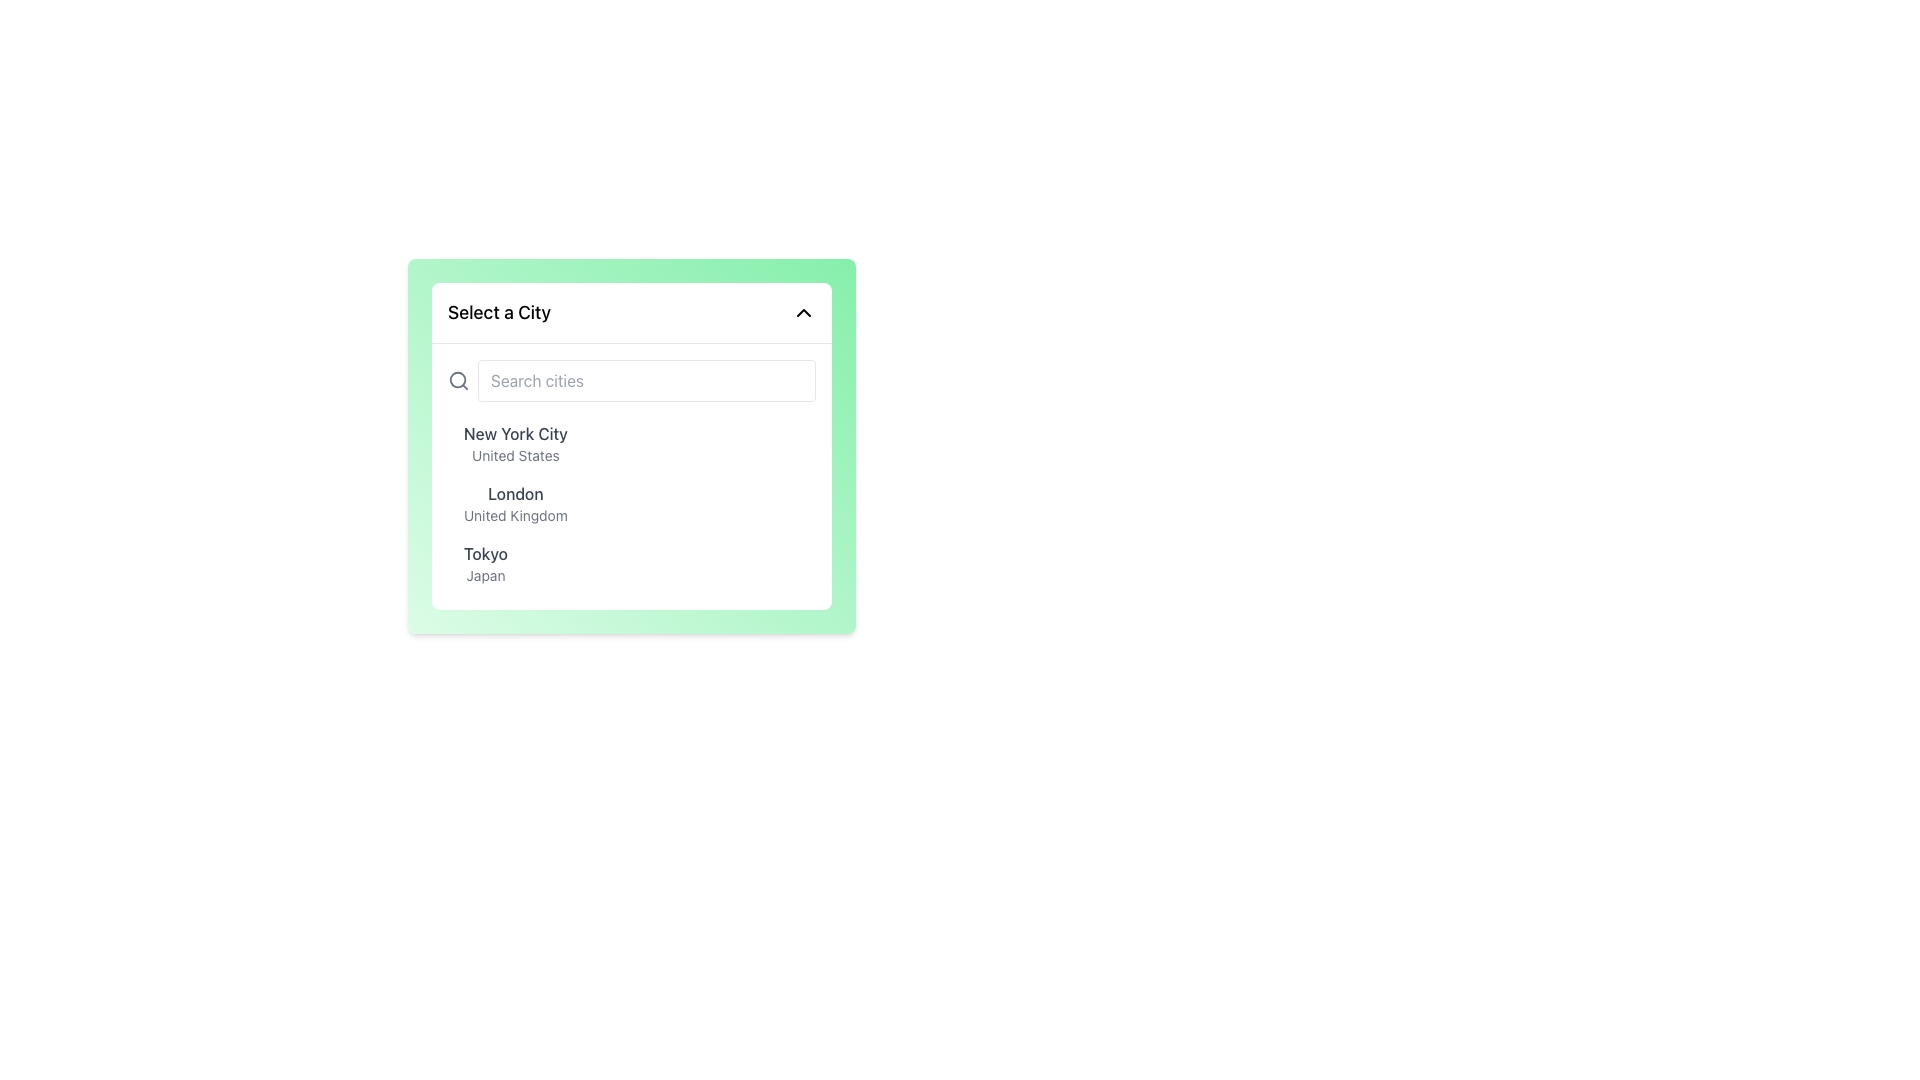 This screenshot has height=1080, width=1920. Describe the element at coordinates (515, 455) in the screenshot. I see `the text element displaying 'United States' in light gray, located beneath 'New York City' in the dropdown menu 'Select a City'` at that location.